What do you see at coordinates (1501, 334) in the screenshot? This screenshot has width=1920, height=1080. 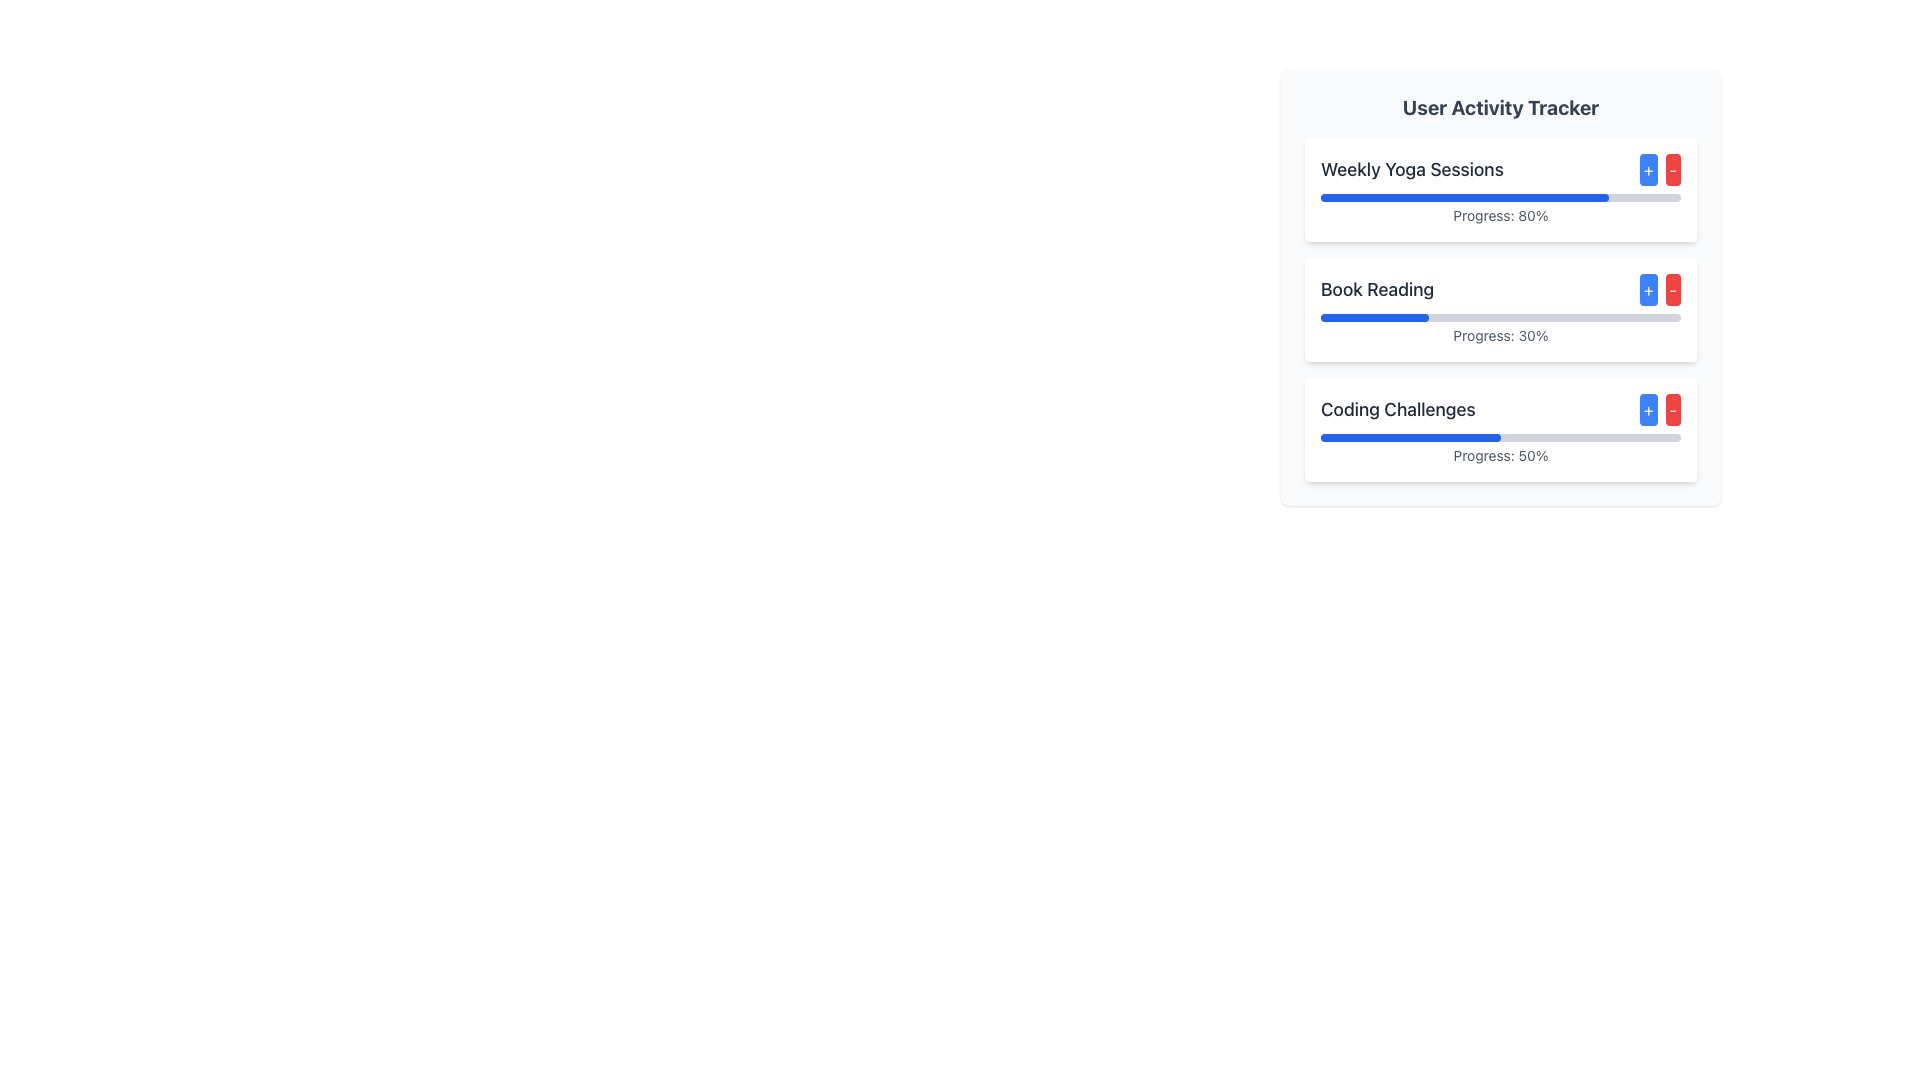 I see `the progress percentage label (30%) located at the bottom section of the 'Book Reading' card, directly beneath the progress bar` at bounding box center [1501, 334].